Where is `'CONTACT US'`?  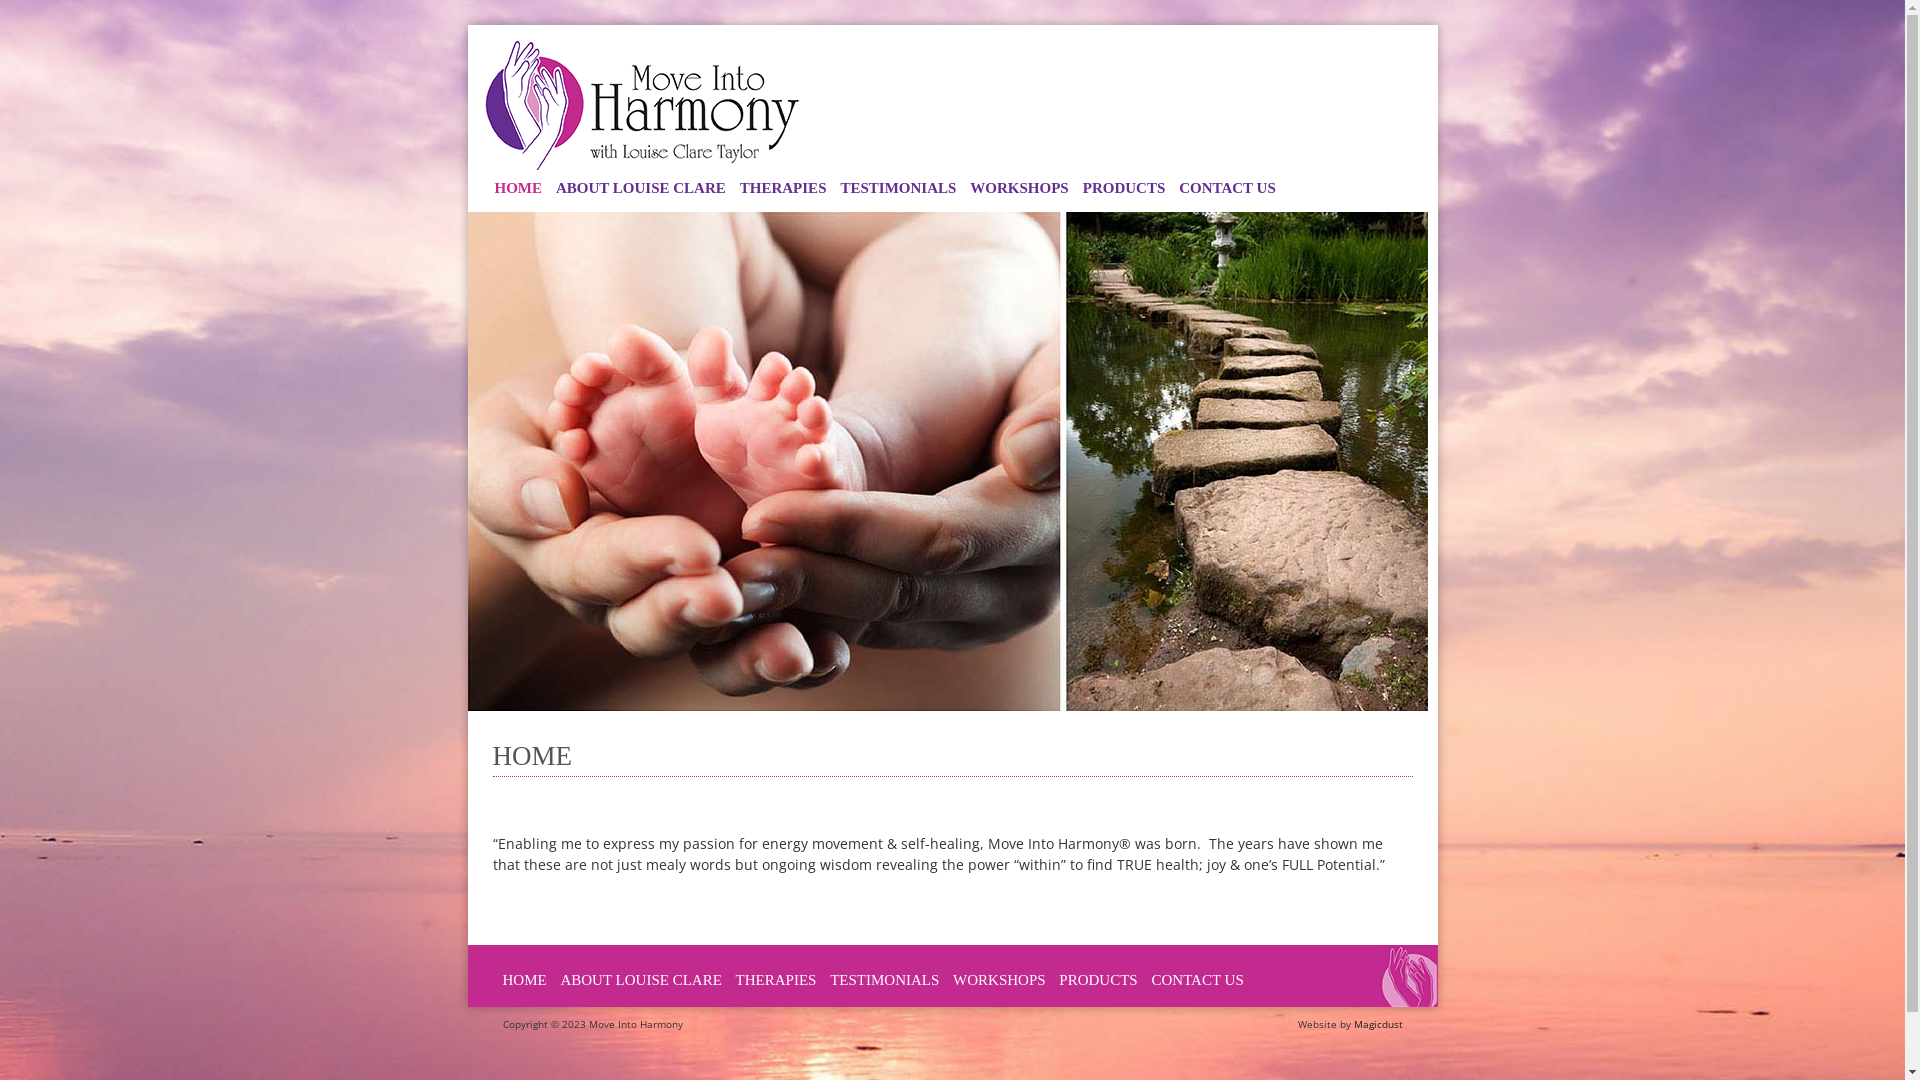
'CONTACT US' is located at coordinates (1151, 978).